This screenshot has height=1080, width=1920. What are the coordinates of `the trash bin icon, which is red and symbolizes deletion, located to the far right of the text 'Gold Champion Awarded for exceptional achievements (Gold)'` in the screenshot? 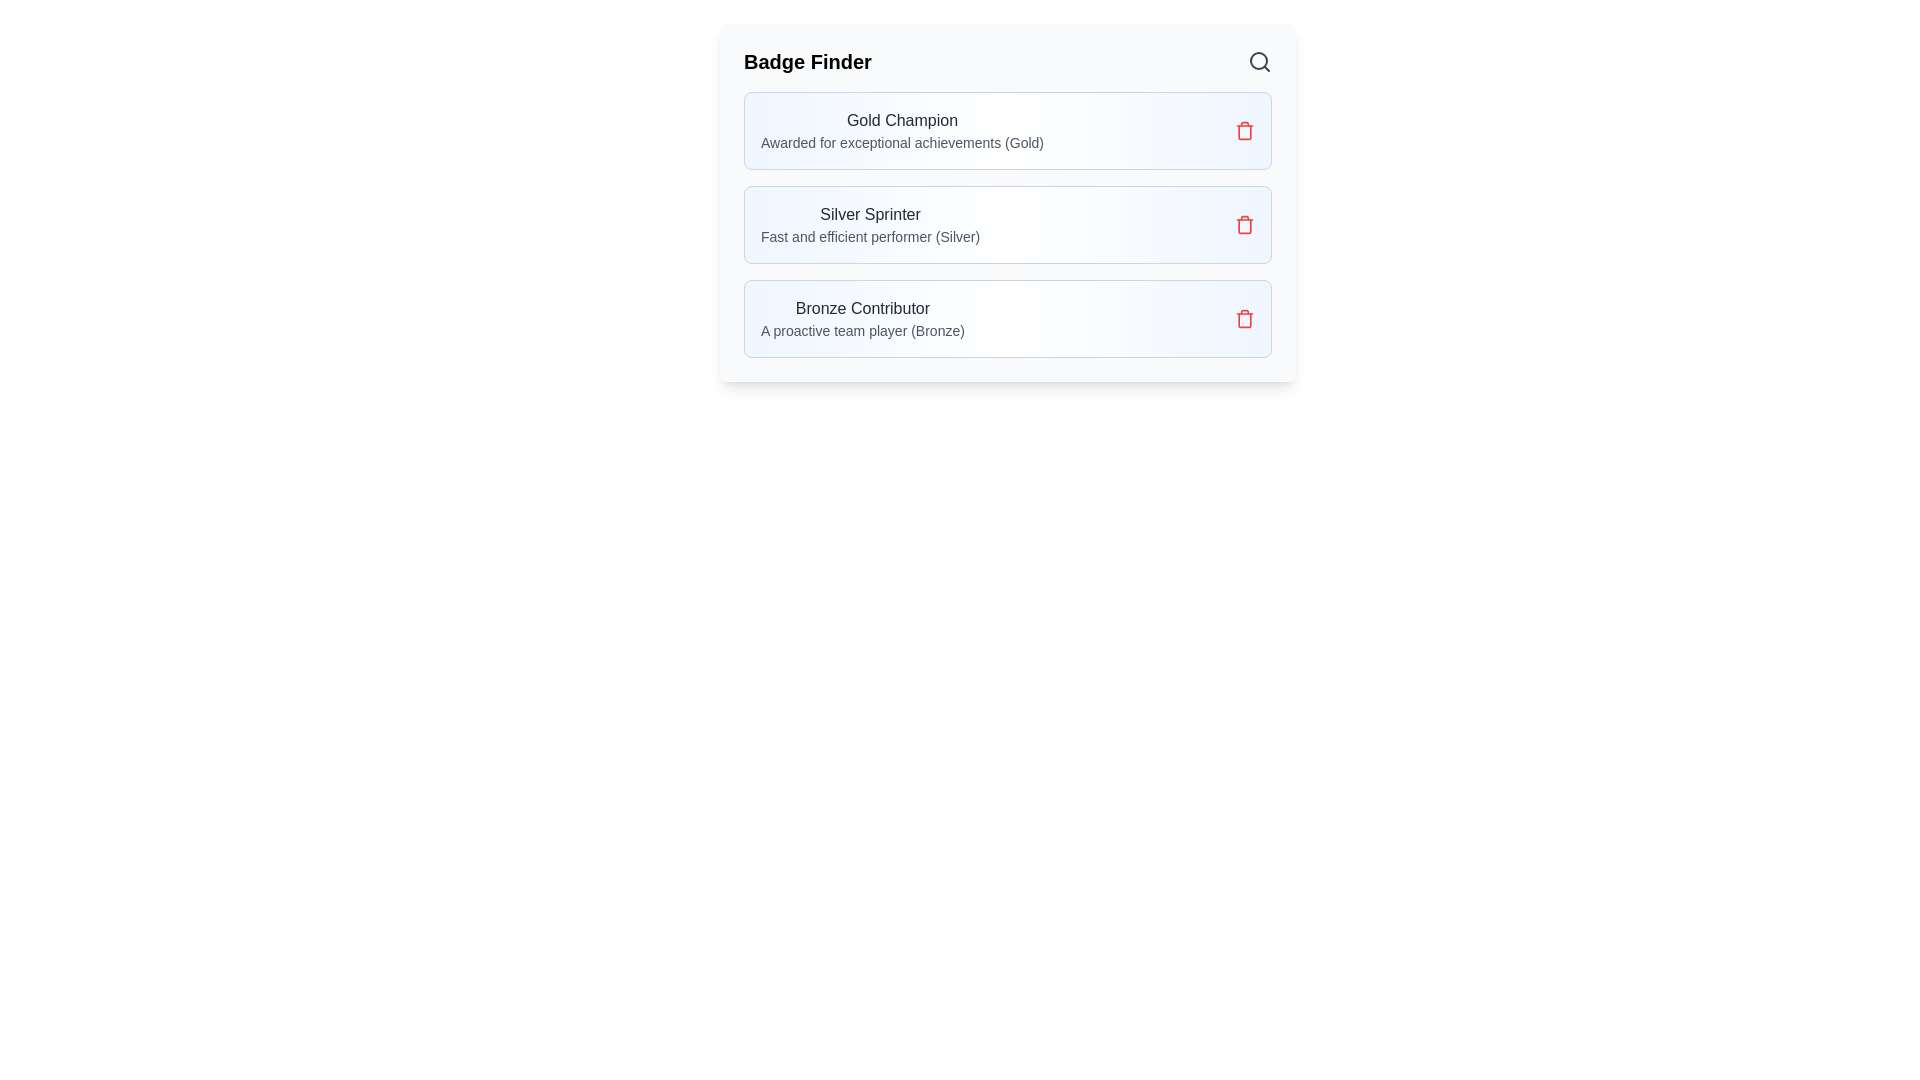 It's located at (1243, 131).